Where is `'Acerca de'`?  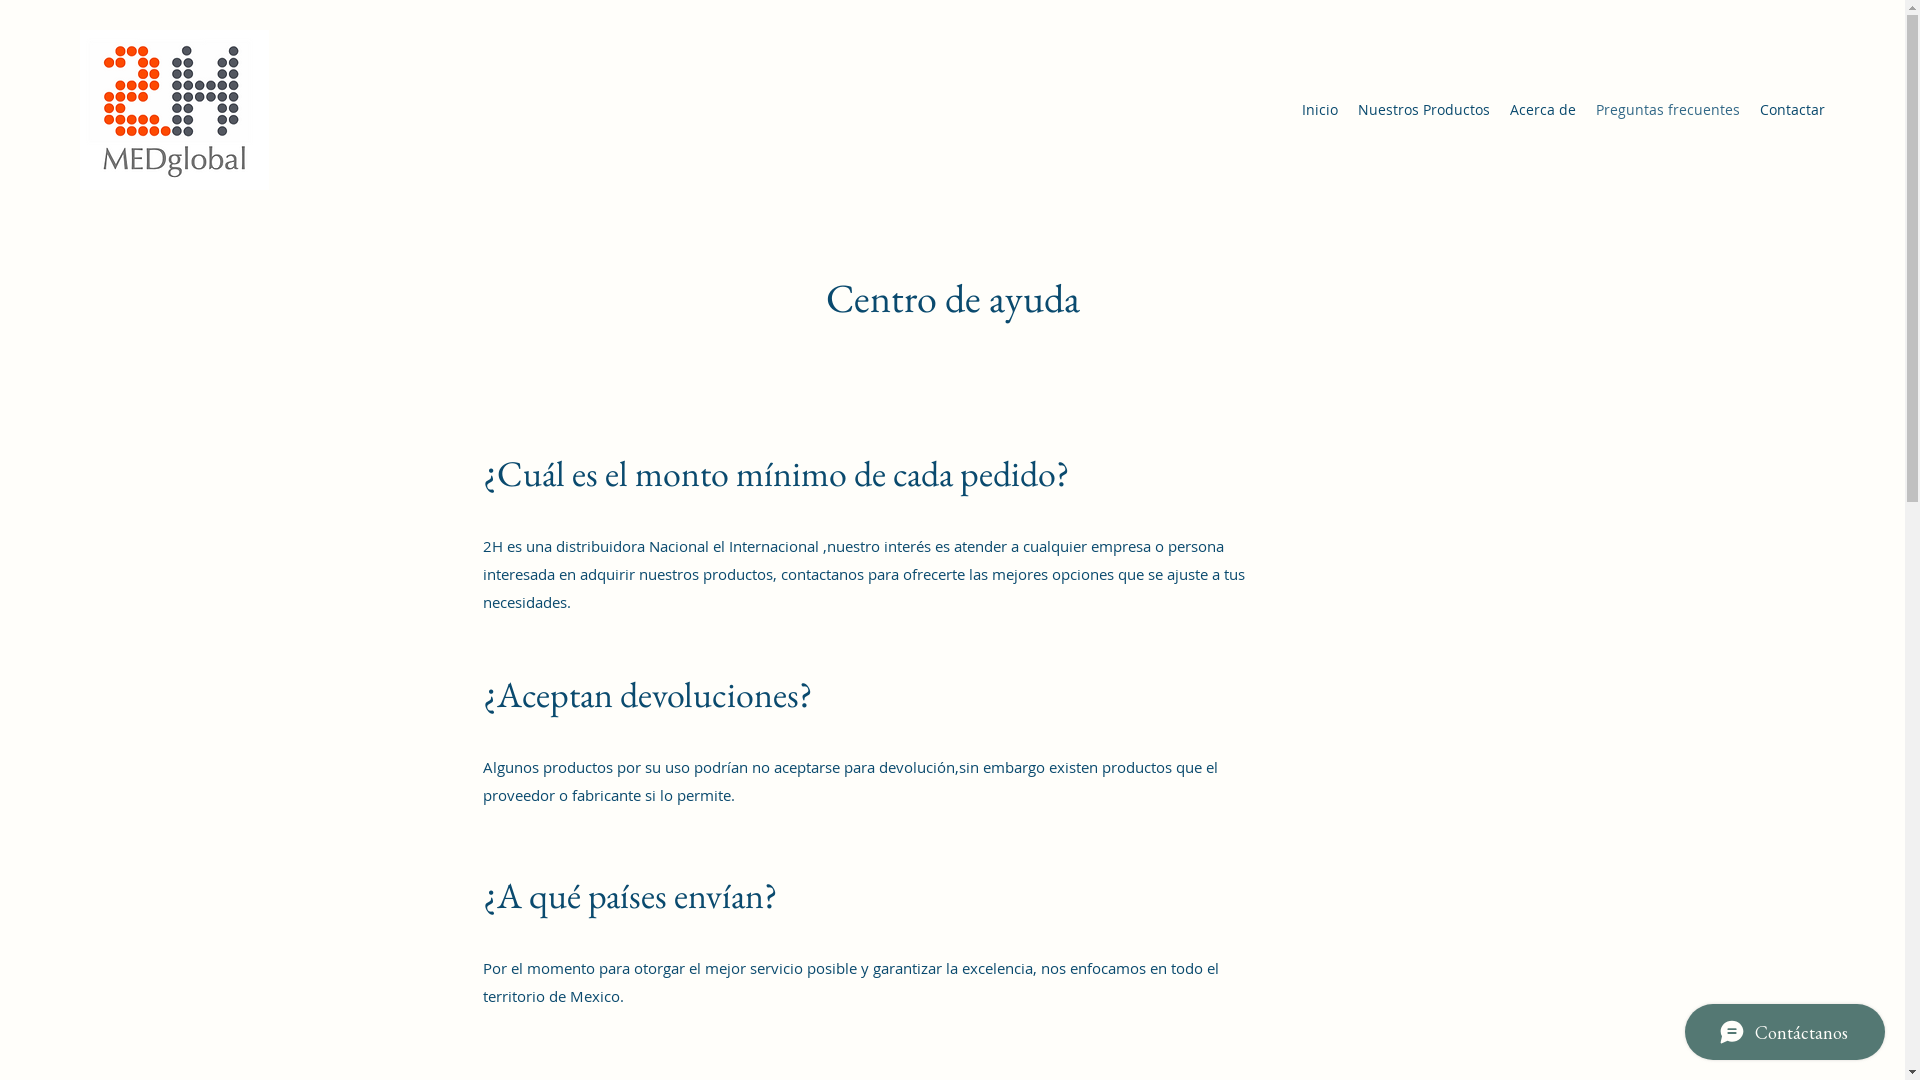 'Acerca de' is located at coordinates (1541, 110).